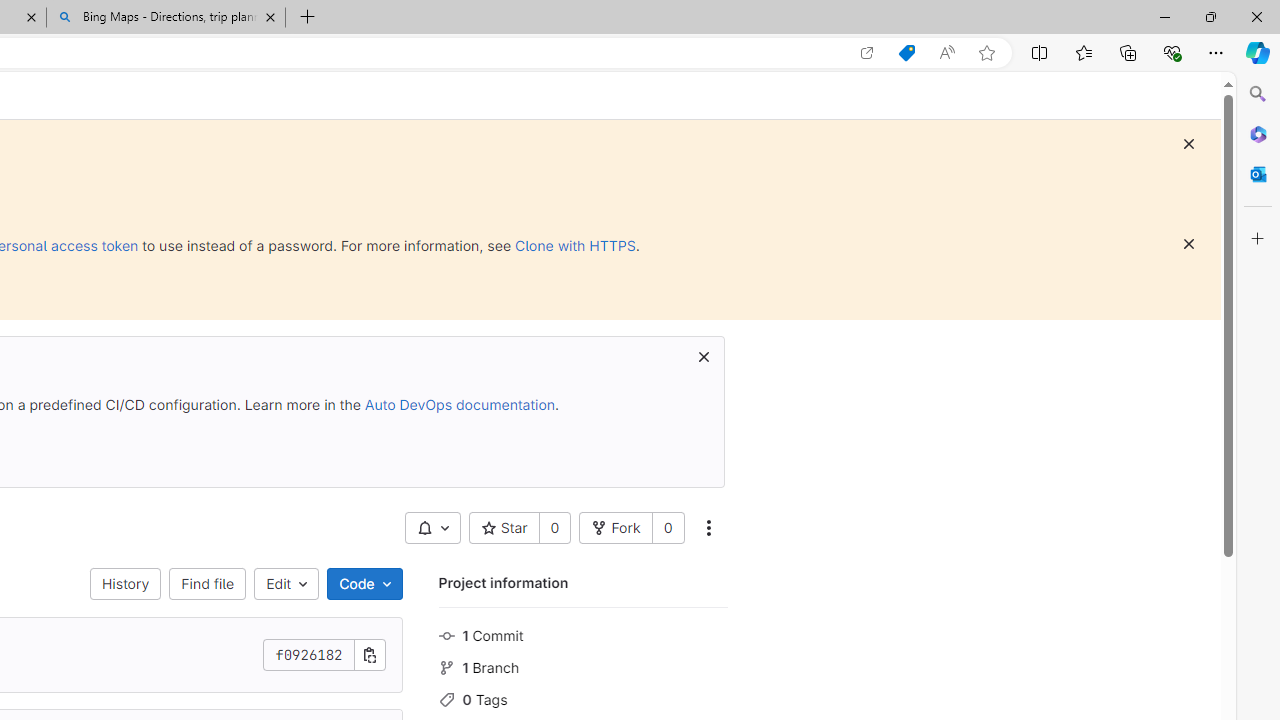 This screenshot has height=720, width=1280. I want to click on 'AutomationID: __BVID__514__BV_toggle_', so click(431, 527).